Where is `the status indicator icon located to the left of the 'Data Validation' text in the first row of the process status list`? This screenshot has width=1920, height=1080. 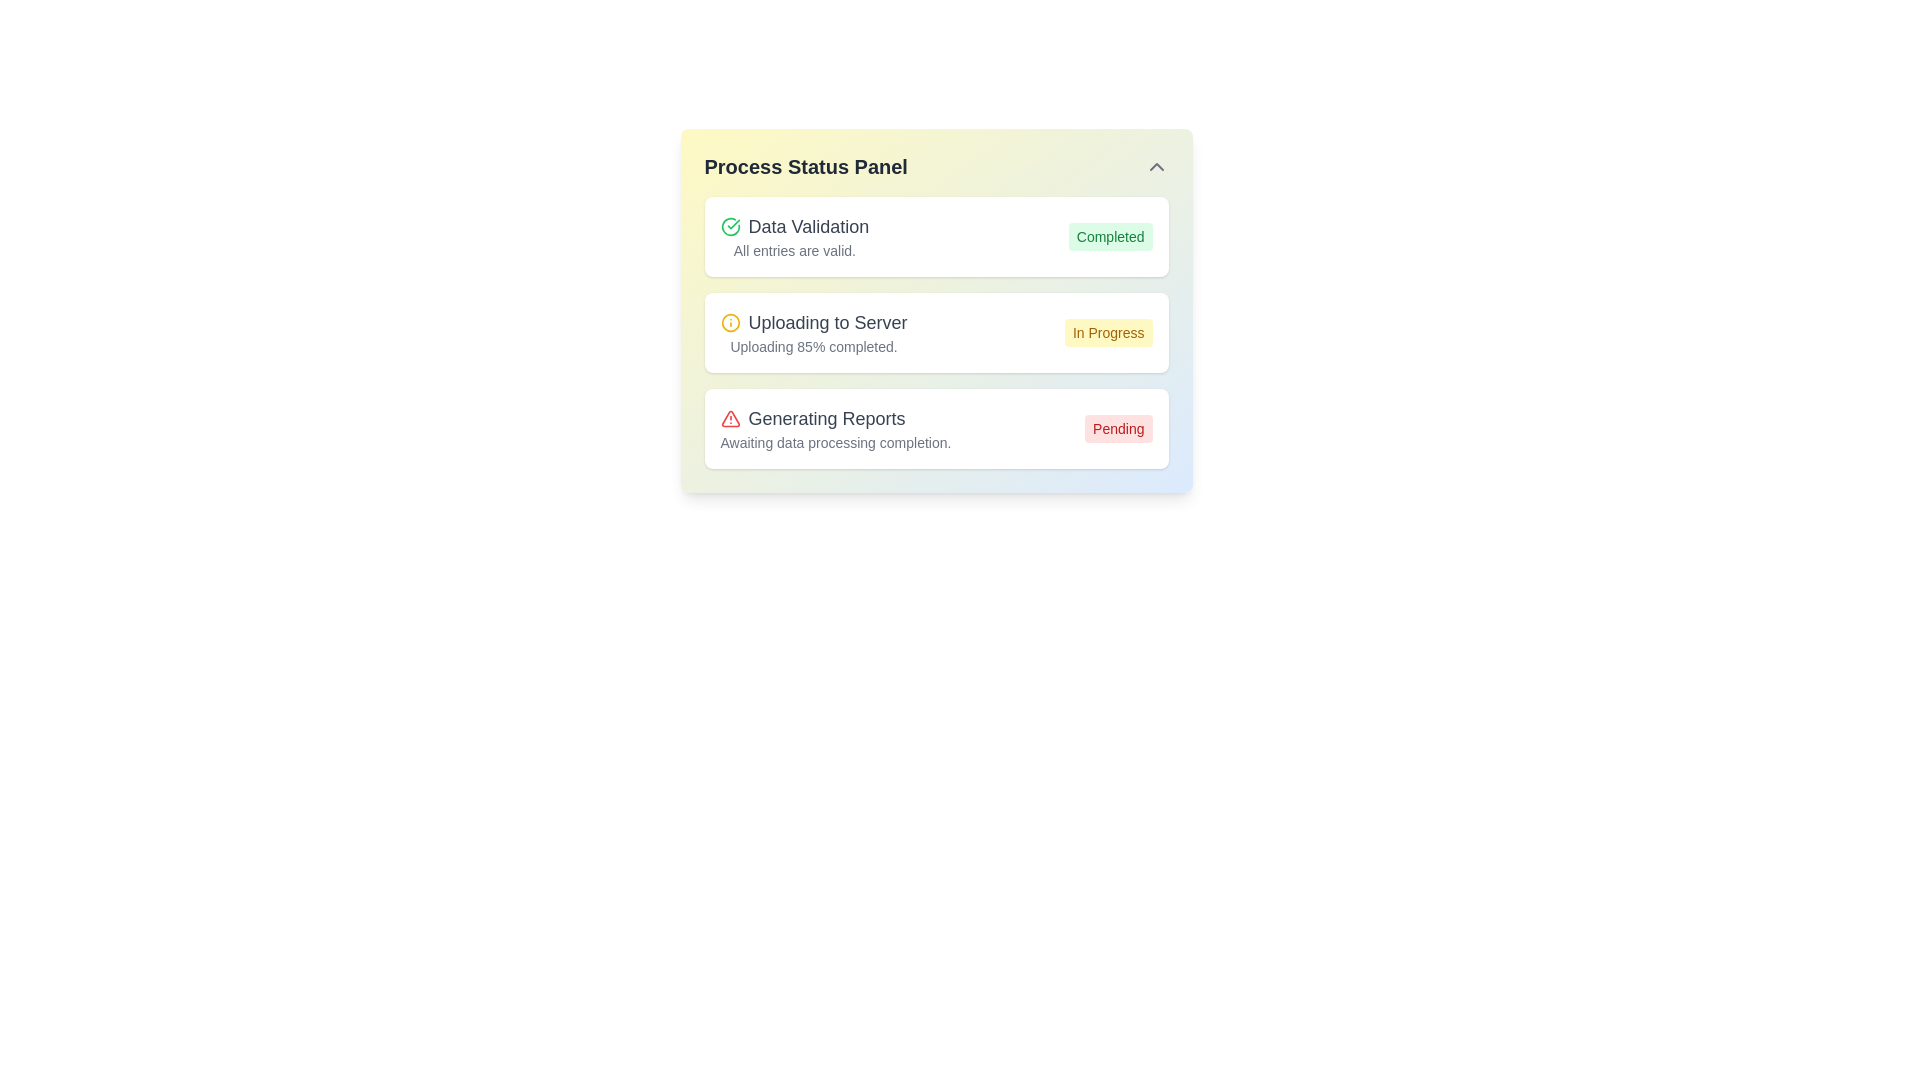
the status indicator icon located to the left of the 'Data Validation' text in the first row of the process status list is located at coordinates (729, 226).